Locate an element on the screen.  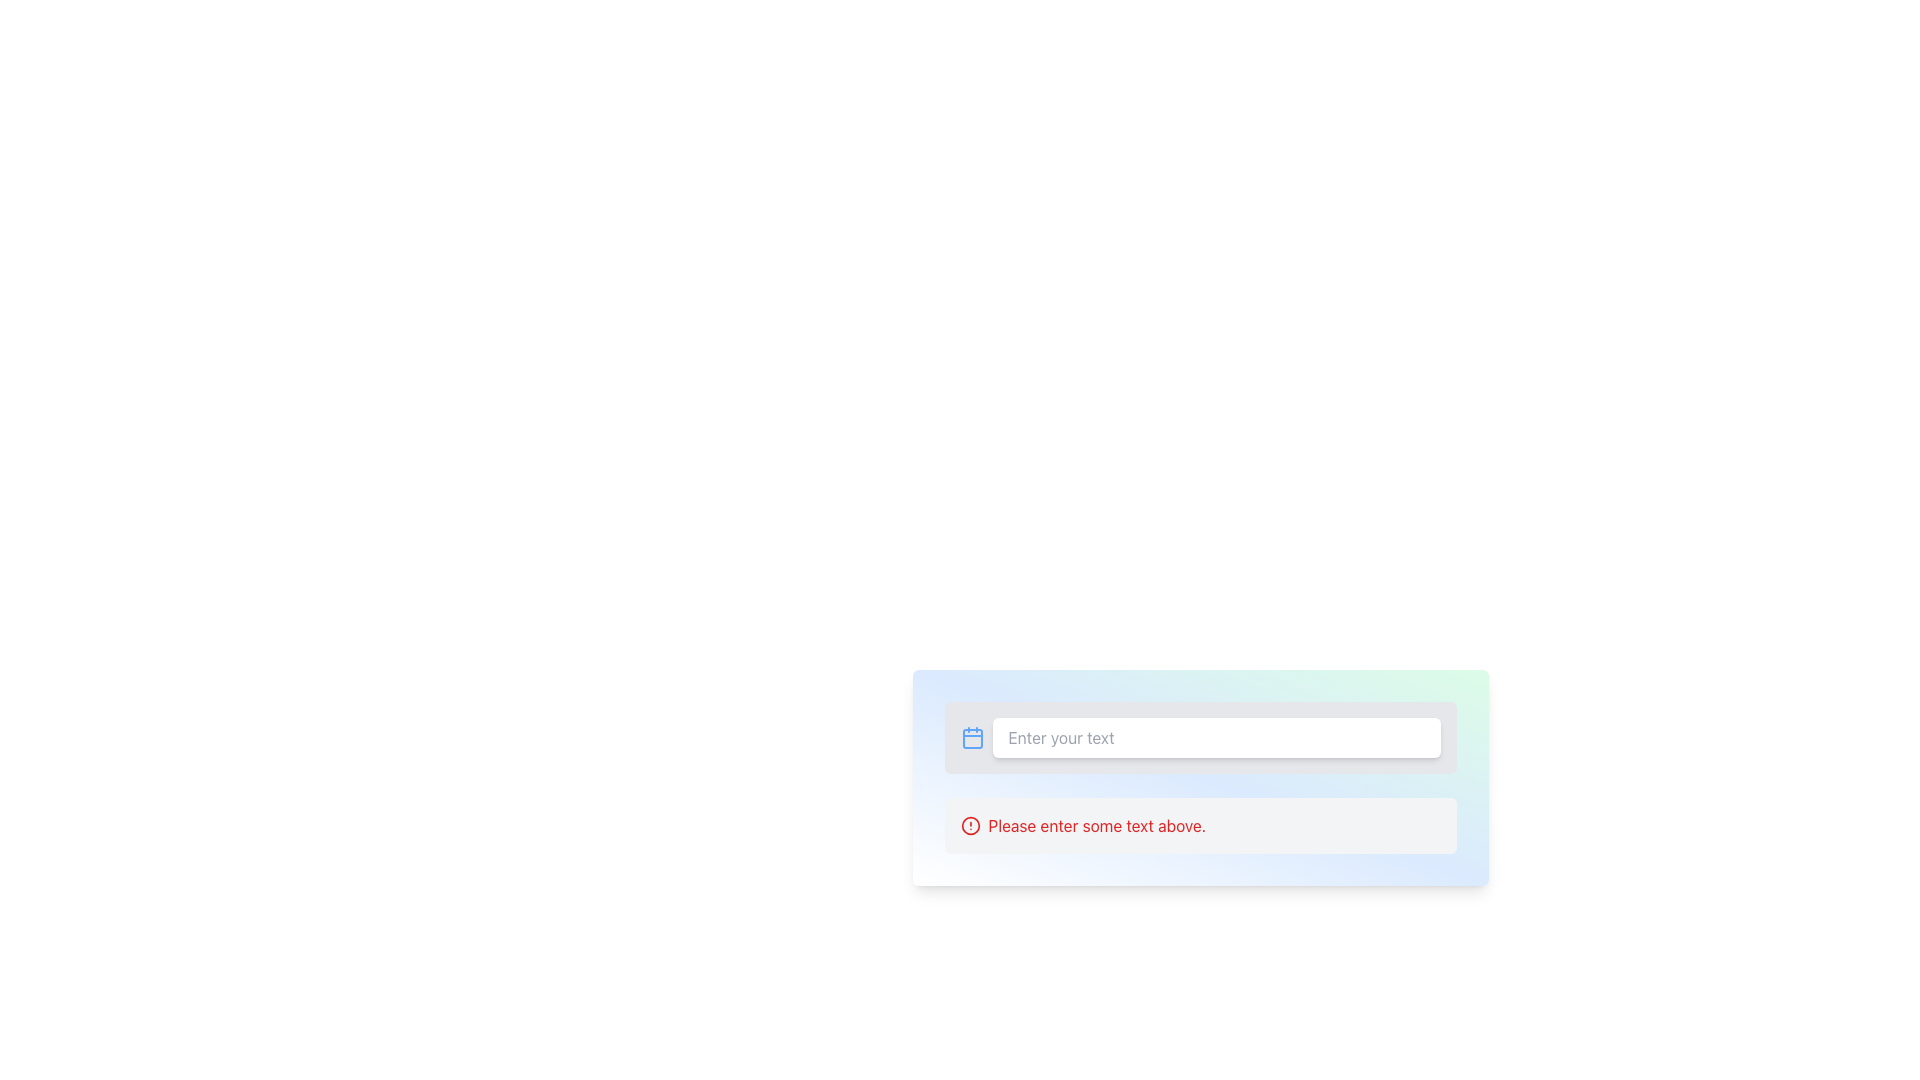
the circular warning icon with a bold red stroke, located to the left of the text 'Please enter some text above.' is located at coordinates (970, 825).